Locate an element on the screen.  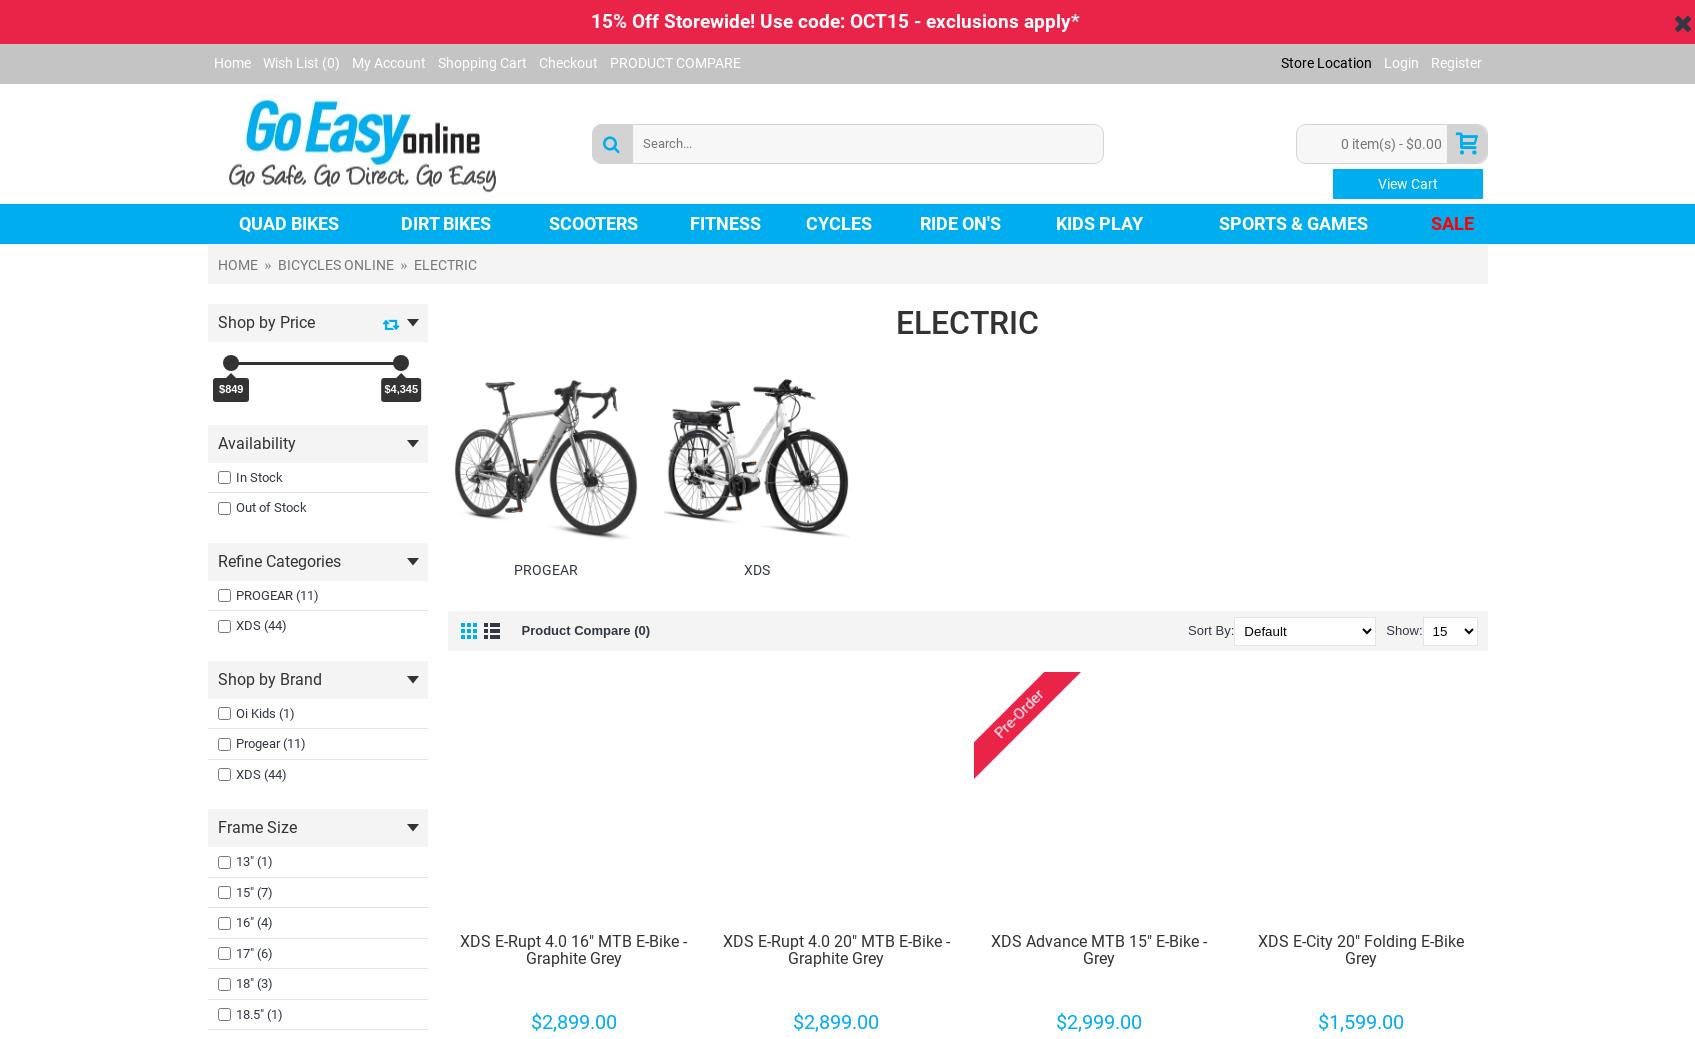
'$4,345' is located at coordinates (401, 386).